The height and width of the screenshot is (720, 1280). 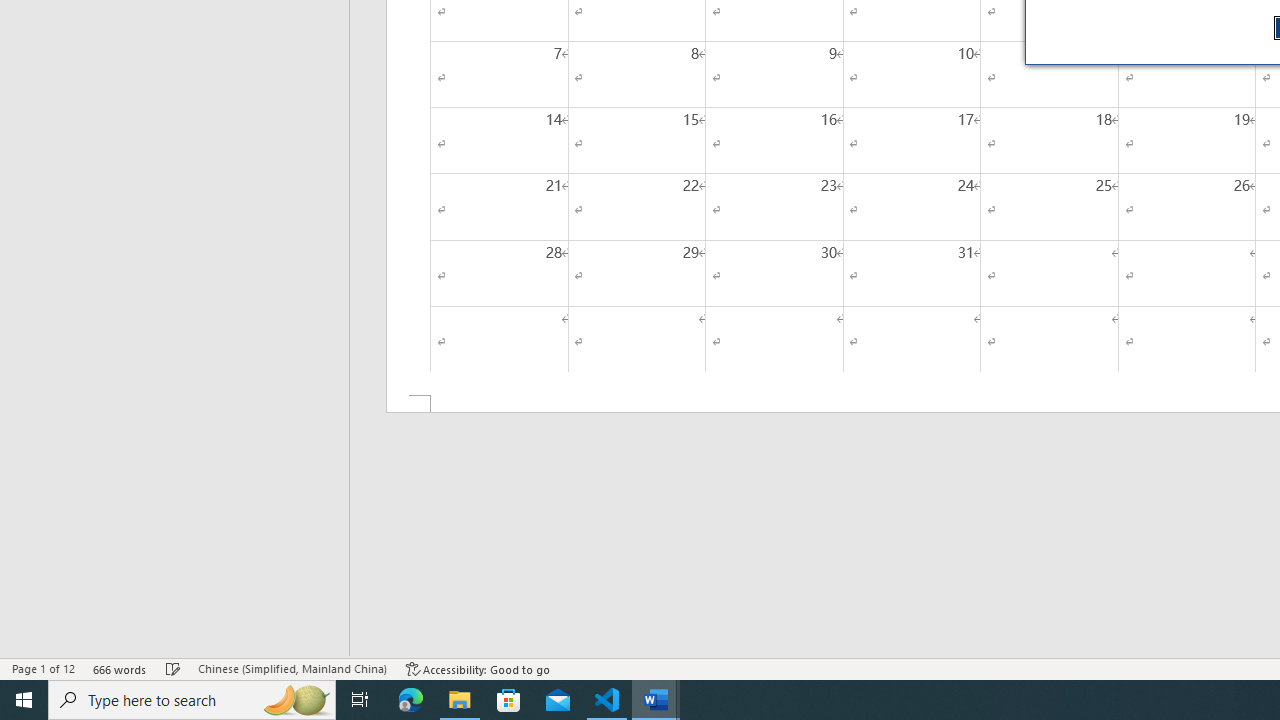 I want to click on 'Page Number Page 1 of 12', so click(x=43, y=669).